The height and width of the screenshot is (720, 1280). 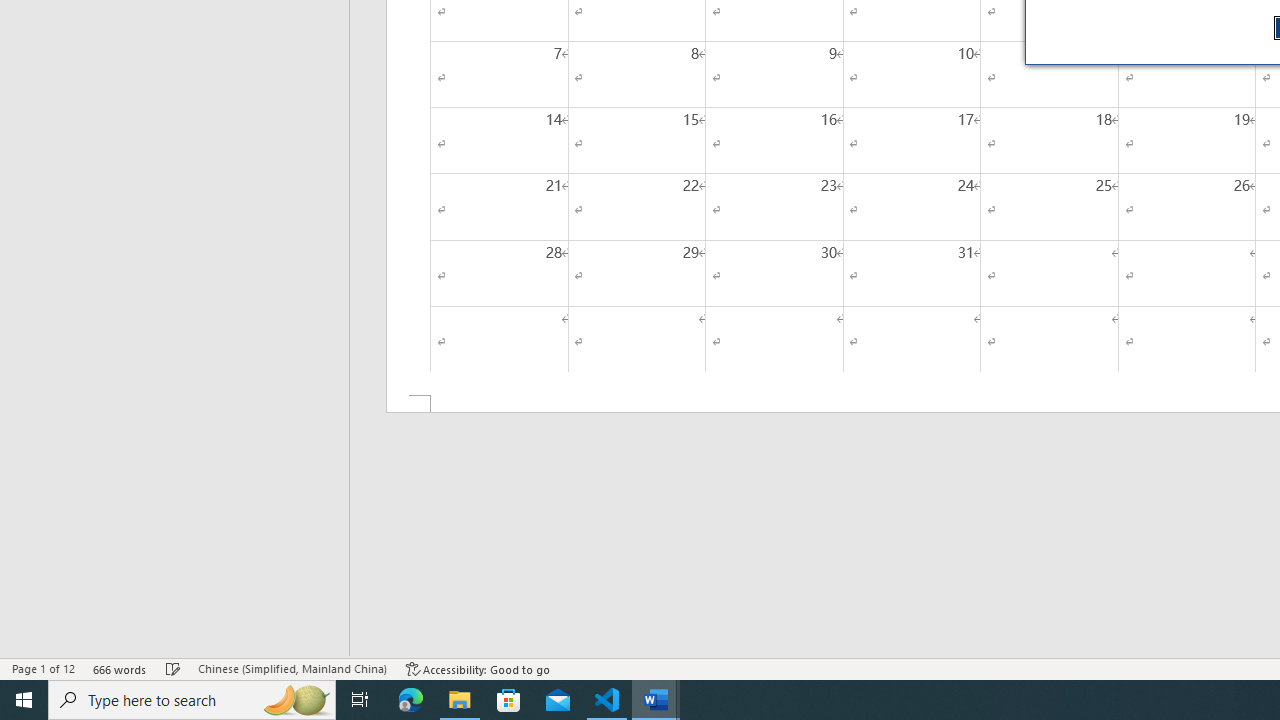 I want to click on 'Page Number Page 1 of 12', so click(x=43, y=669).